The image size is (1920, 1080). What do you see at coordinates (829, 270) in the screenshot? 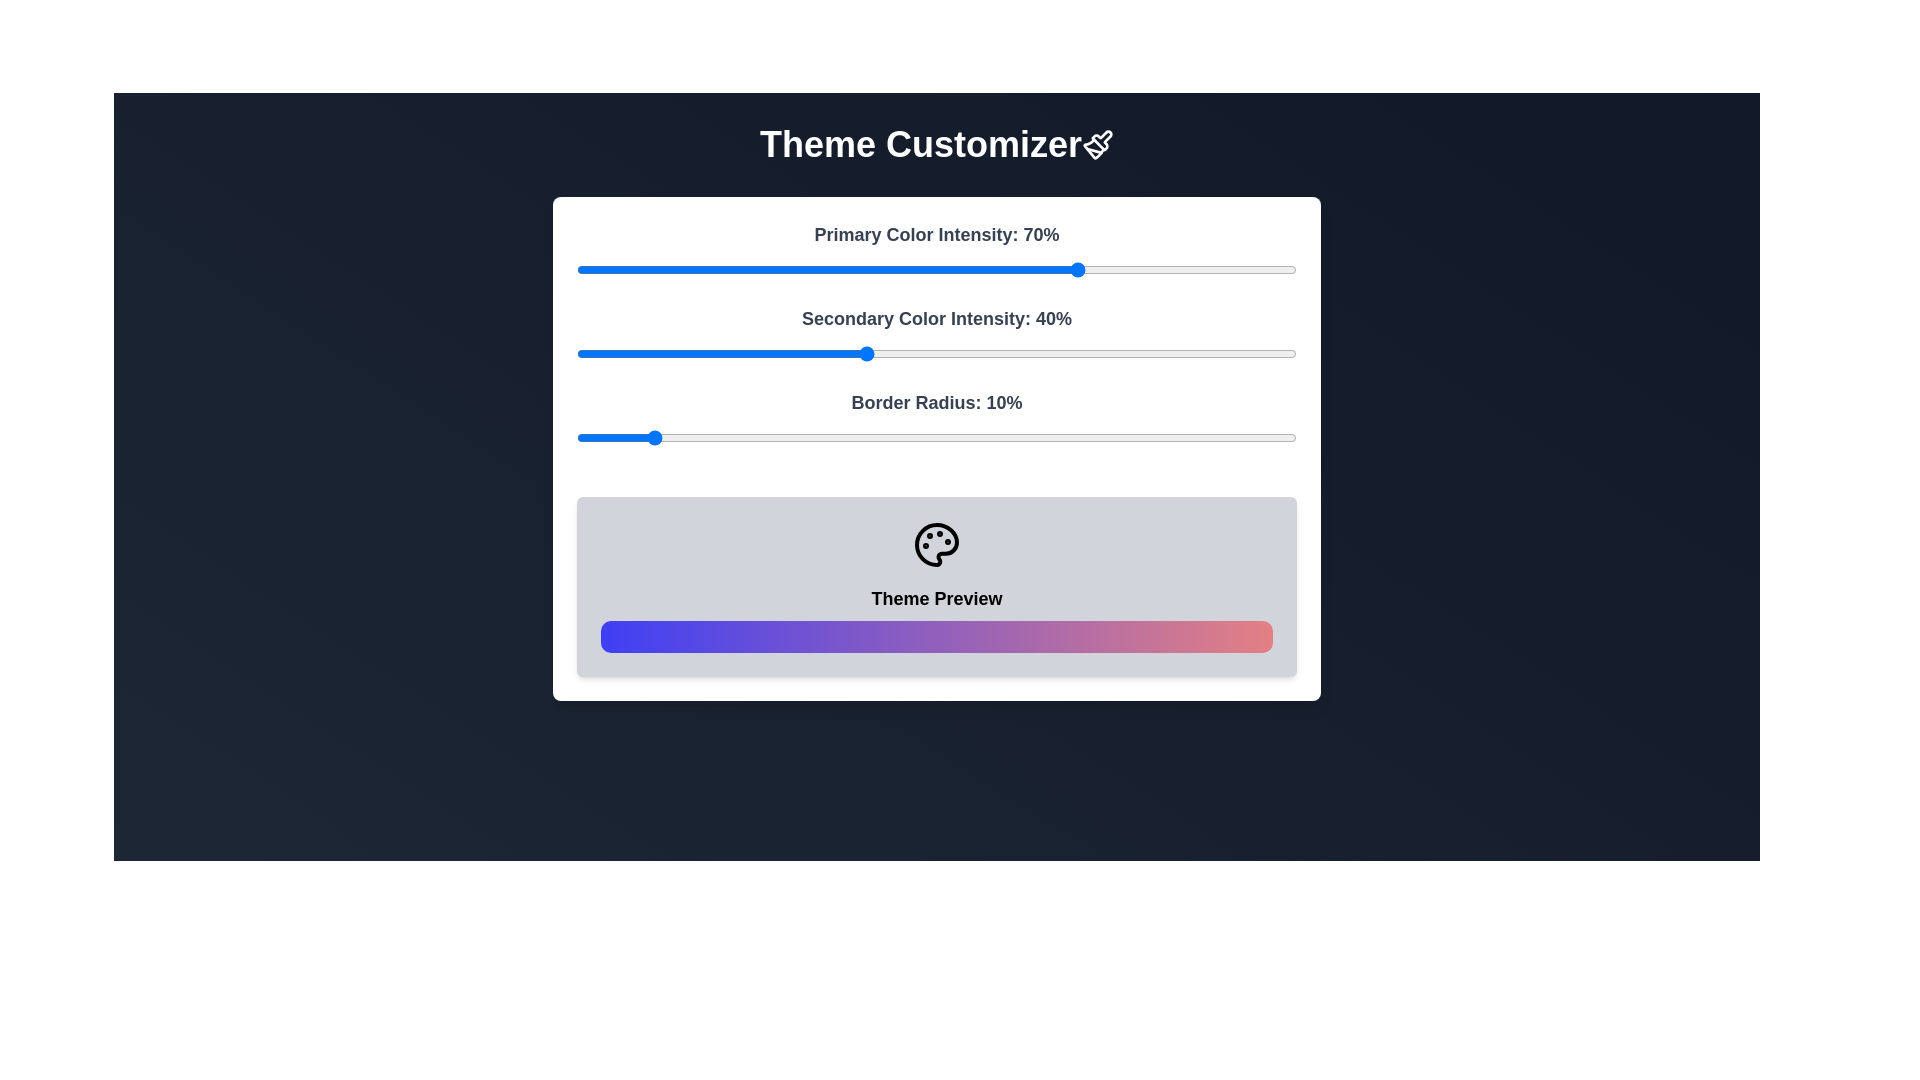
I see `the Primary Color Intensity slider to 35%` at bounding box center [829, 270].